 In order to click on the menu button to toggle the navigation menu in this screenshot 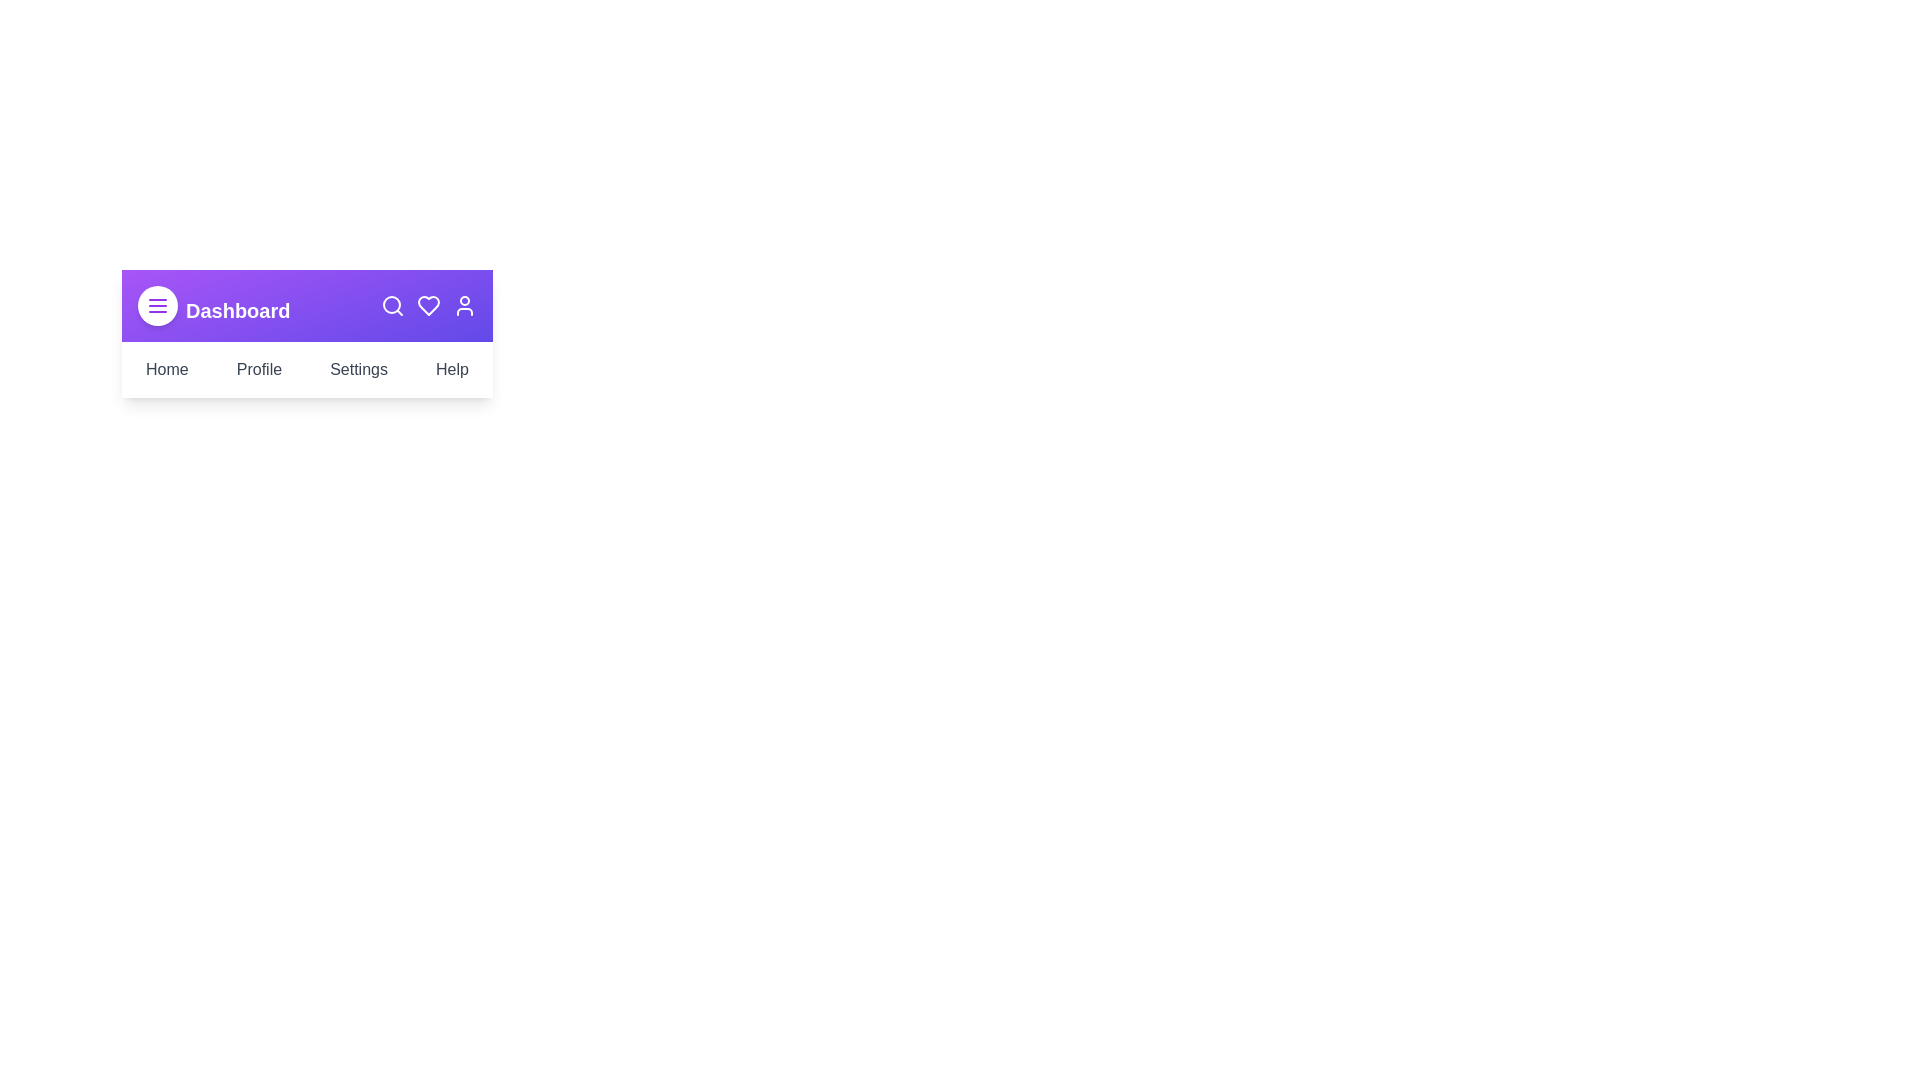, I will do `click(157, 305)`.